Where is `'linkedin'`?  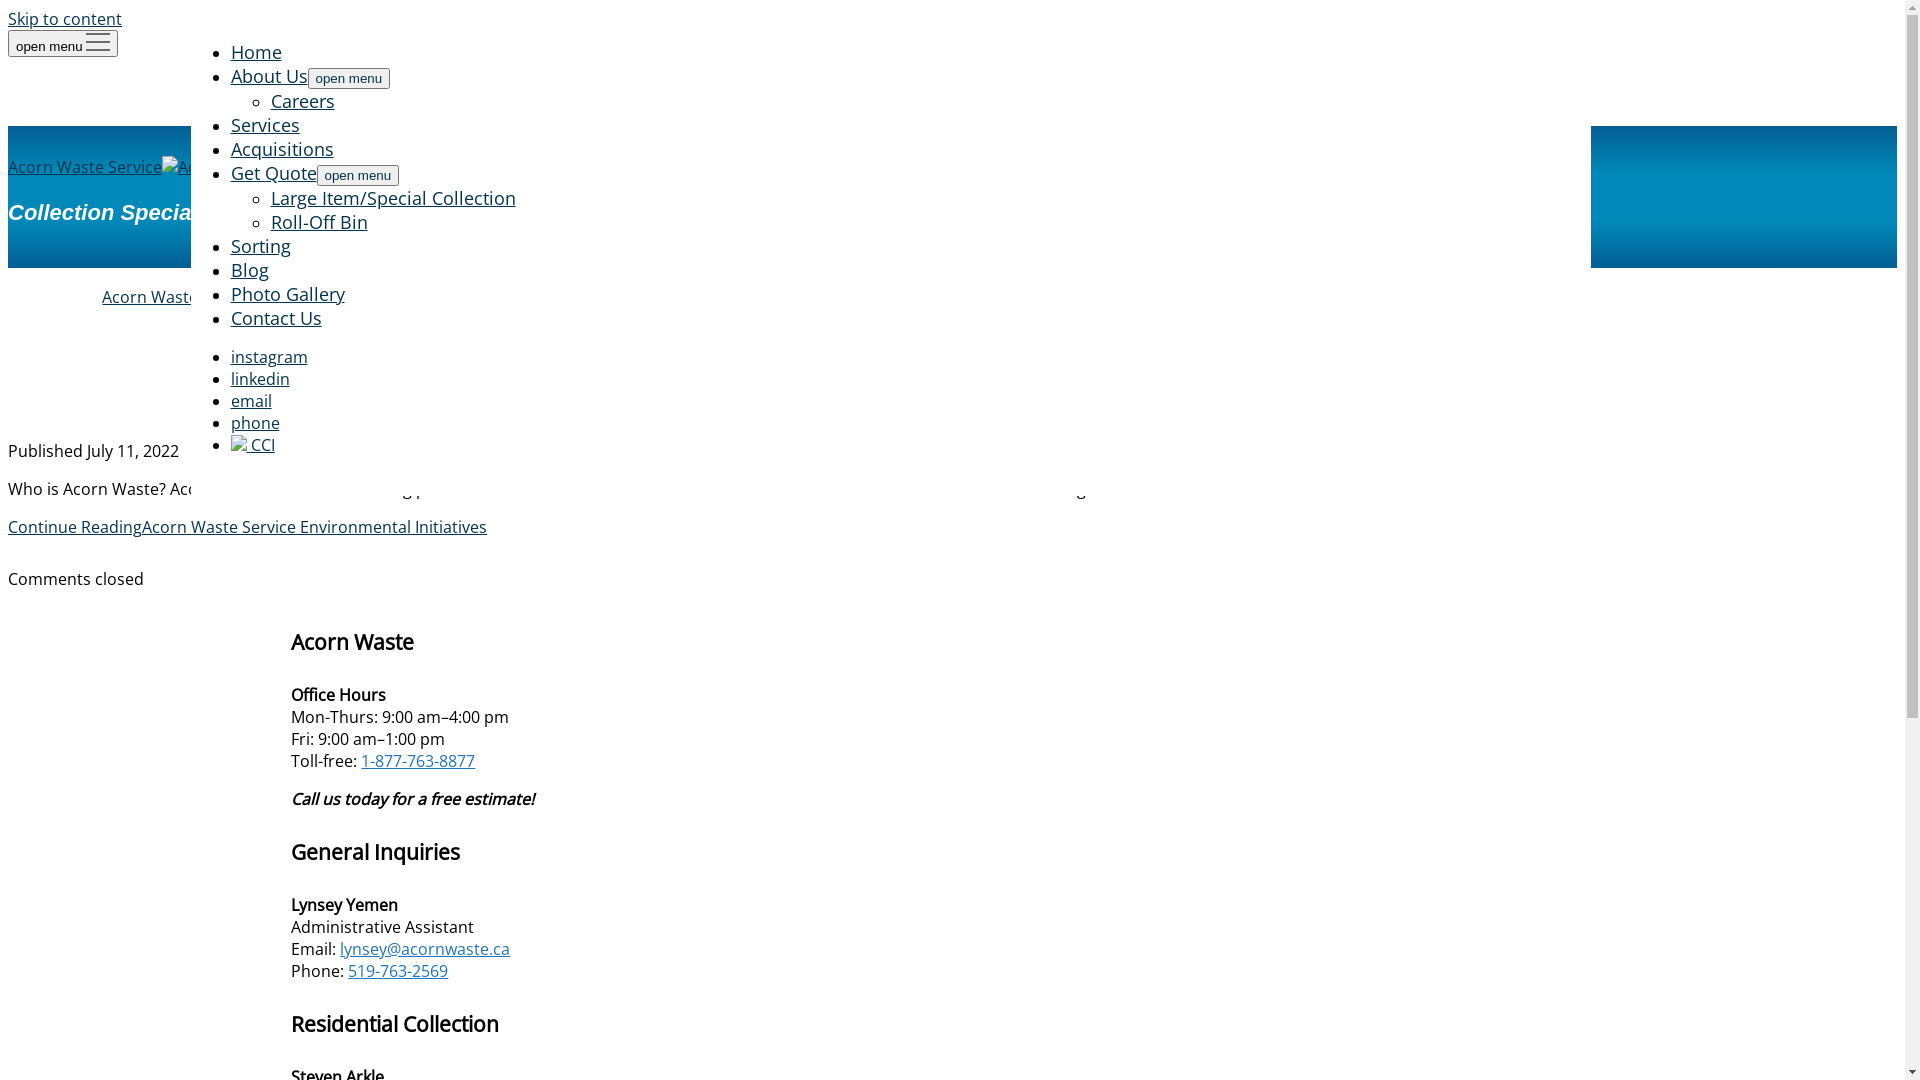
'linkedin' is located at coordinates (258, 378).